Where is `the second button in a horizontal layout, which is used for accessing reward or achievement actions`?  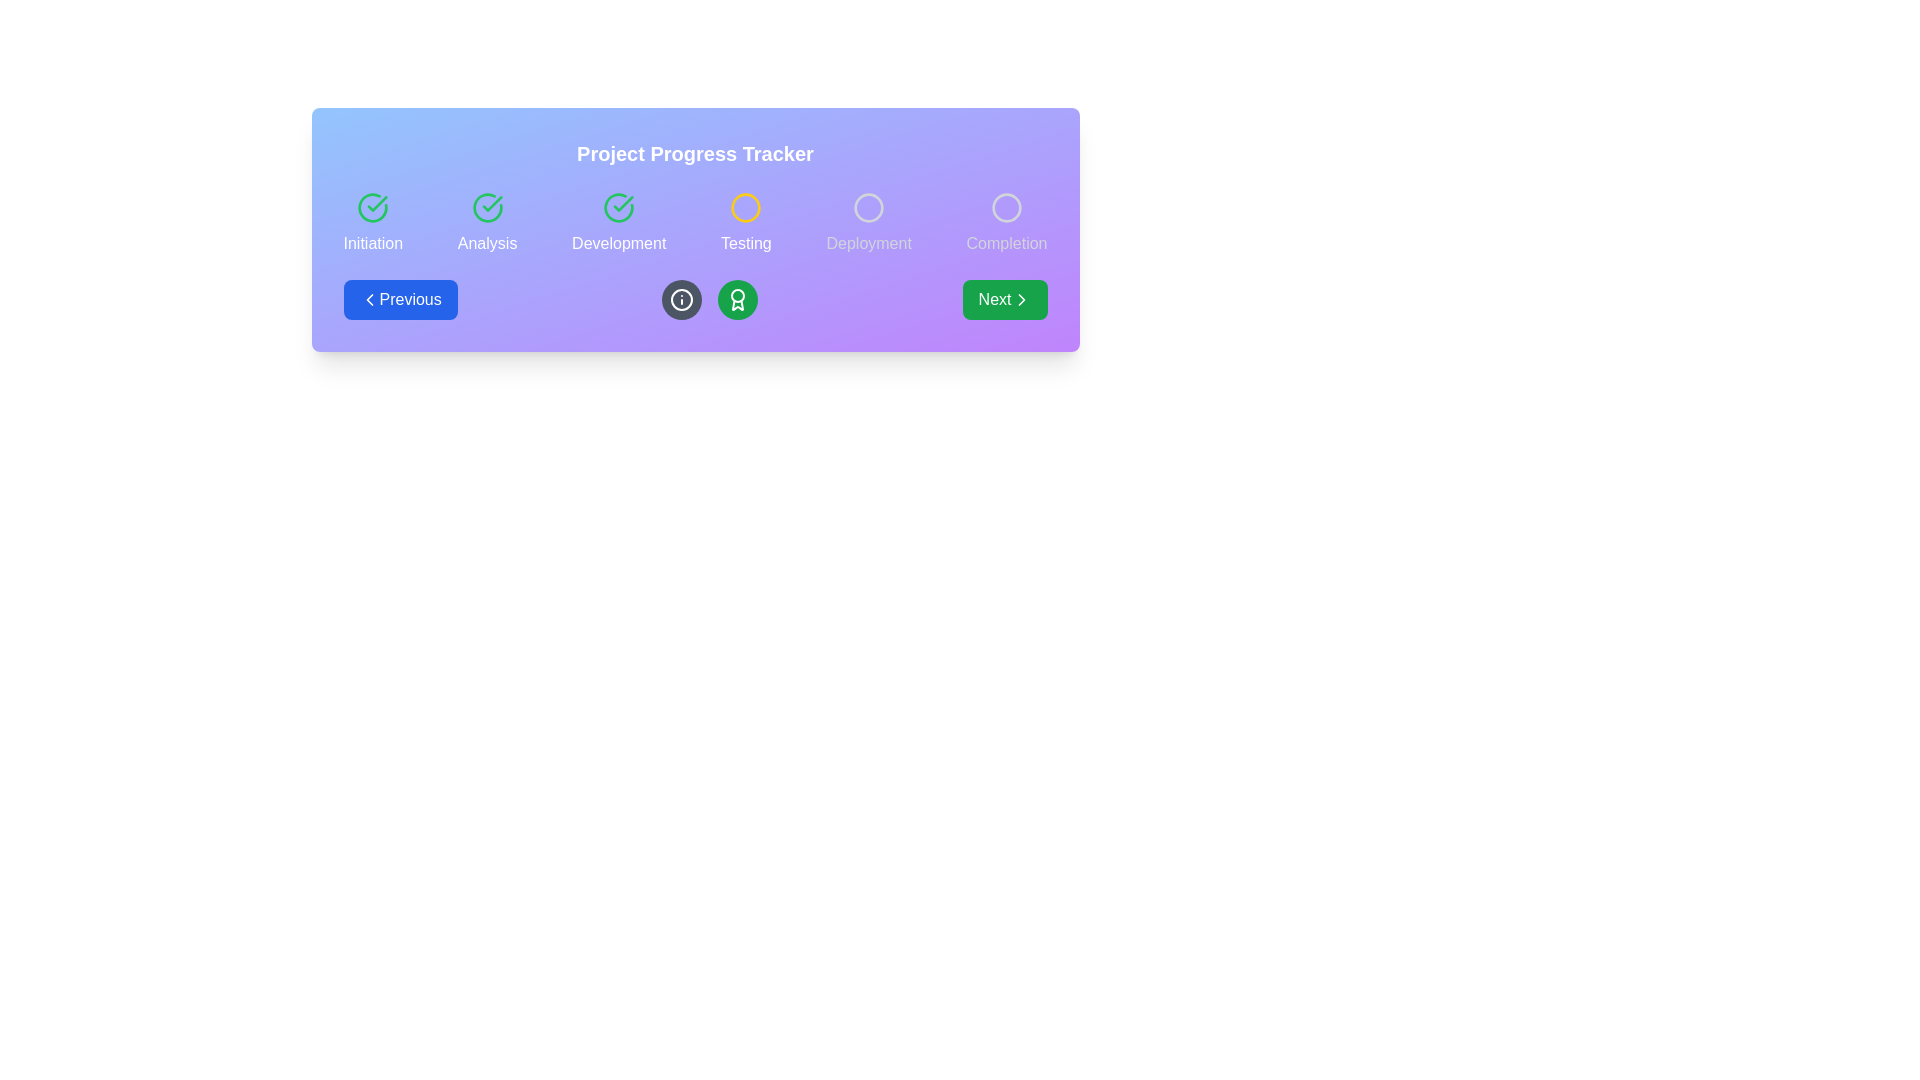
the second button in a horizontal layout, which is used for accessing reward or achievement actions is located at coordinates (737, 300).